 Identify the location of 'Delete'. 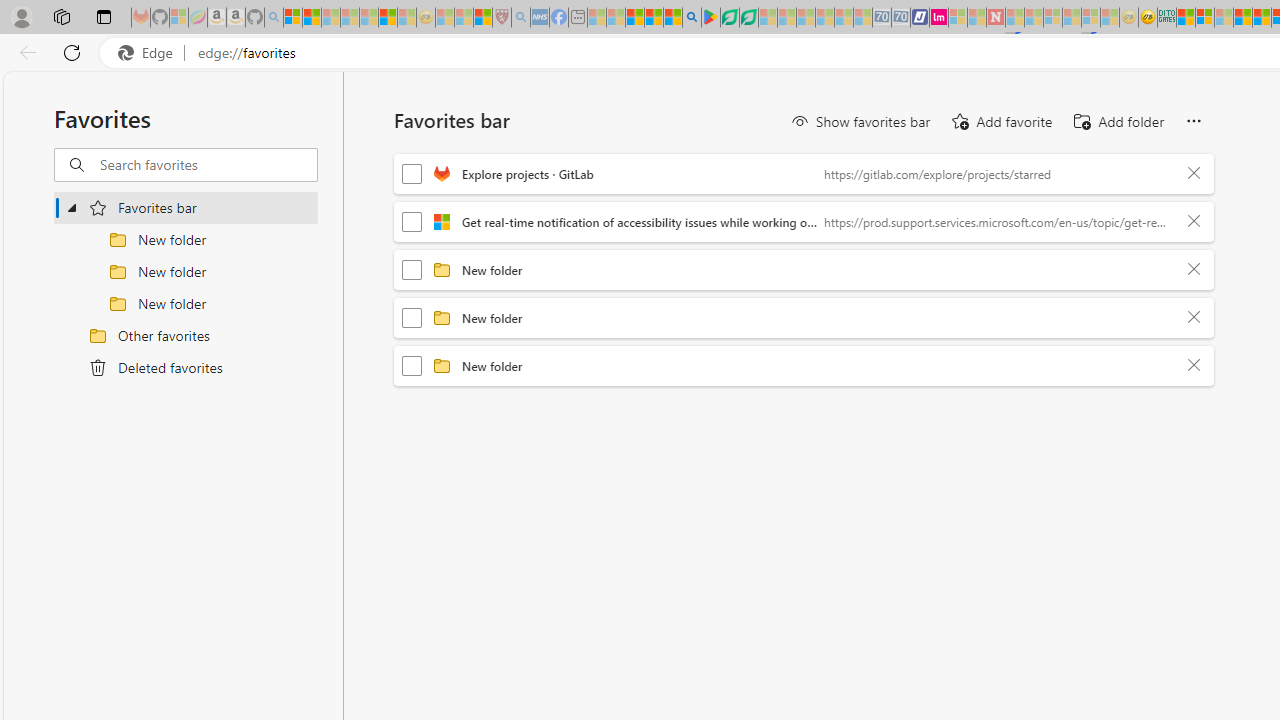
(1194, 366).